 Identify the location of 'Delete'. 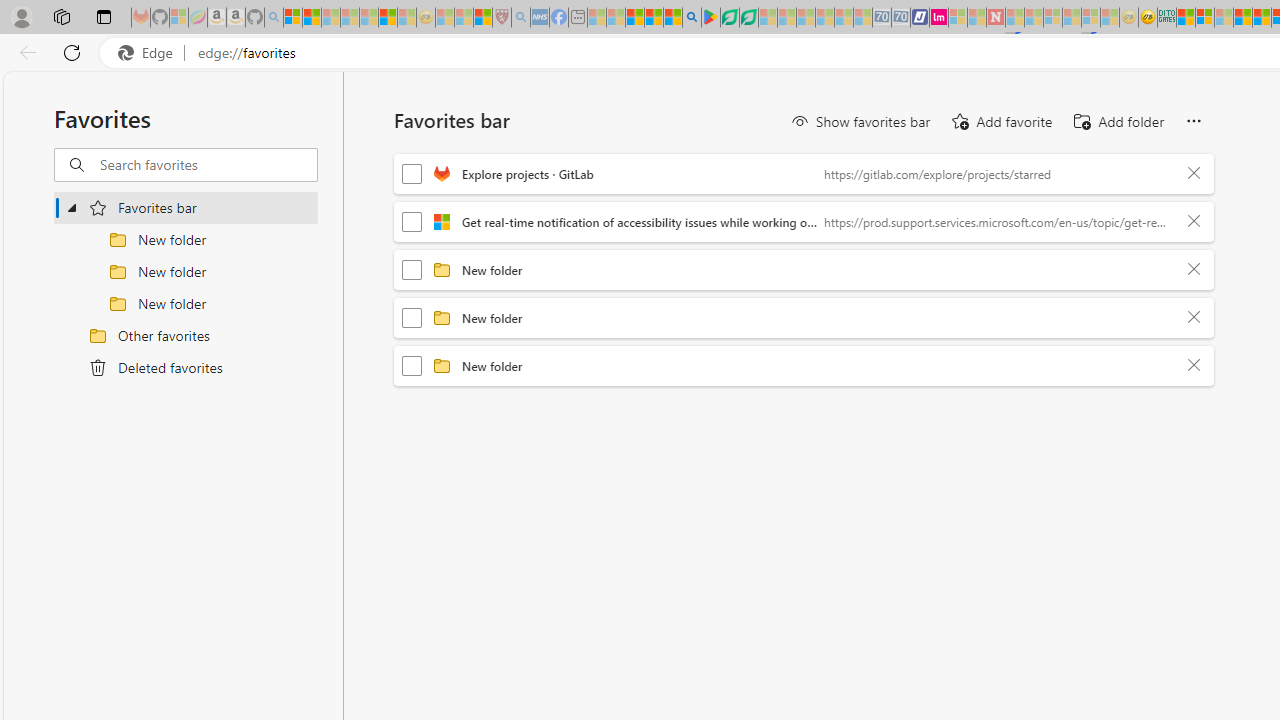
(1194, 366).